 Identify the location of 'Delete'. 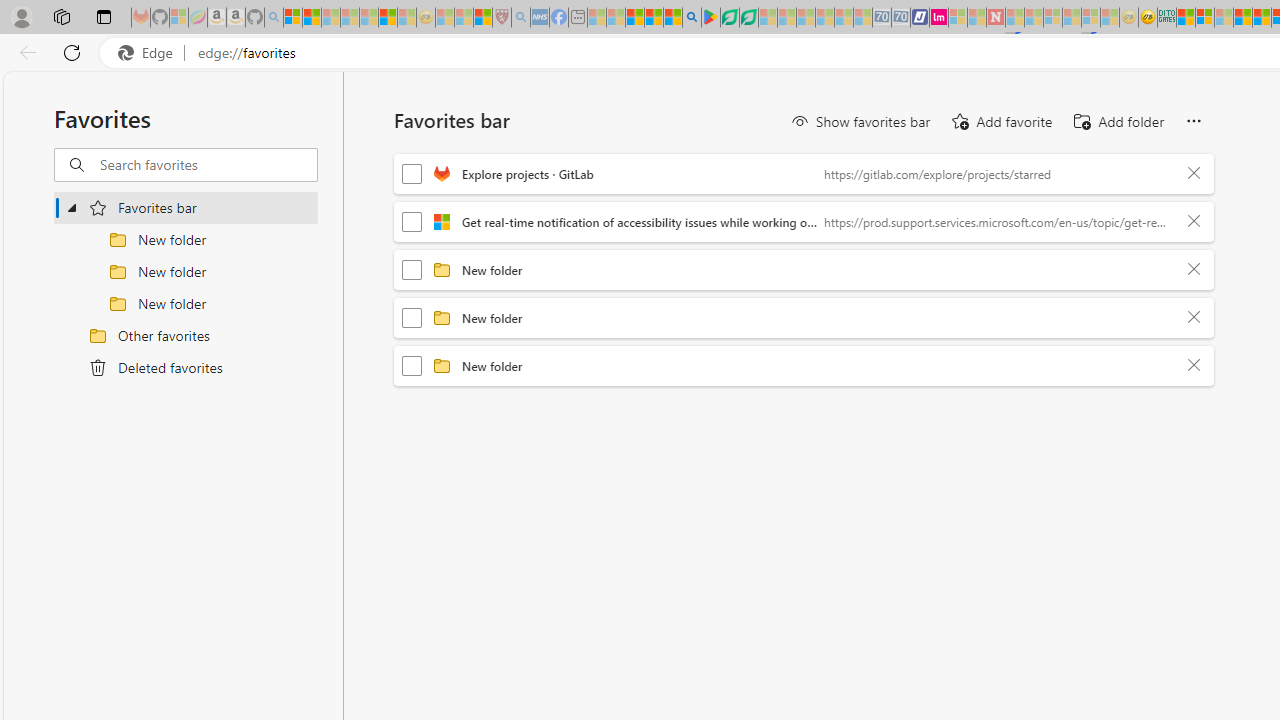
(1194, 366).